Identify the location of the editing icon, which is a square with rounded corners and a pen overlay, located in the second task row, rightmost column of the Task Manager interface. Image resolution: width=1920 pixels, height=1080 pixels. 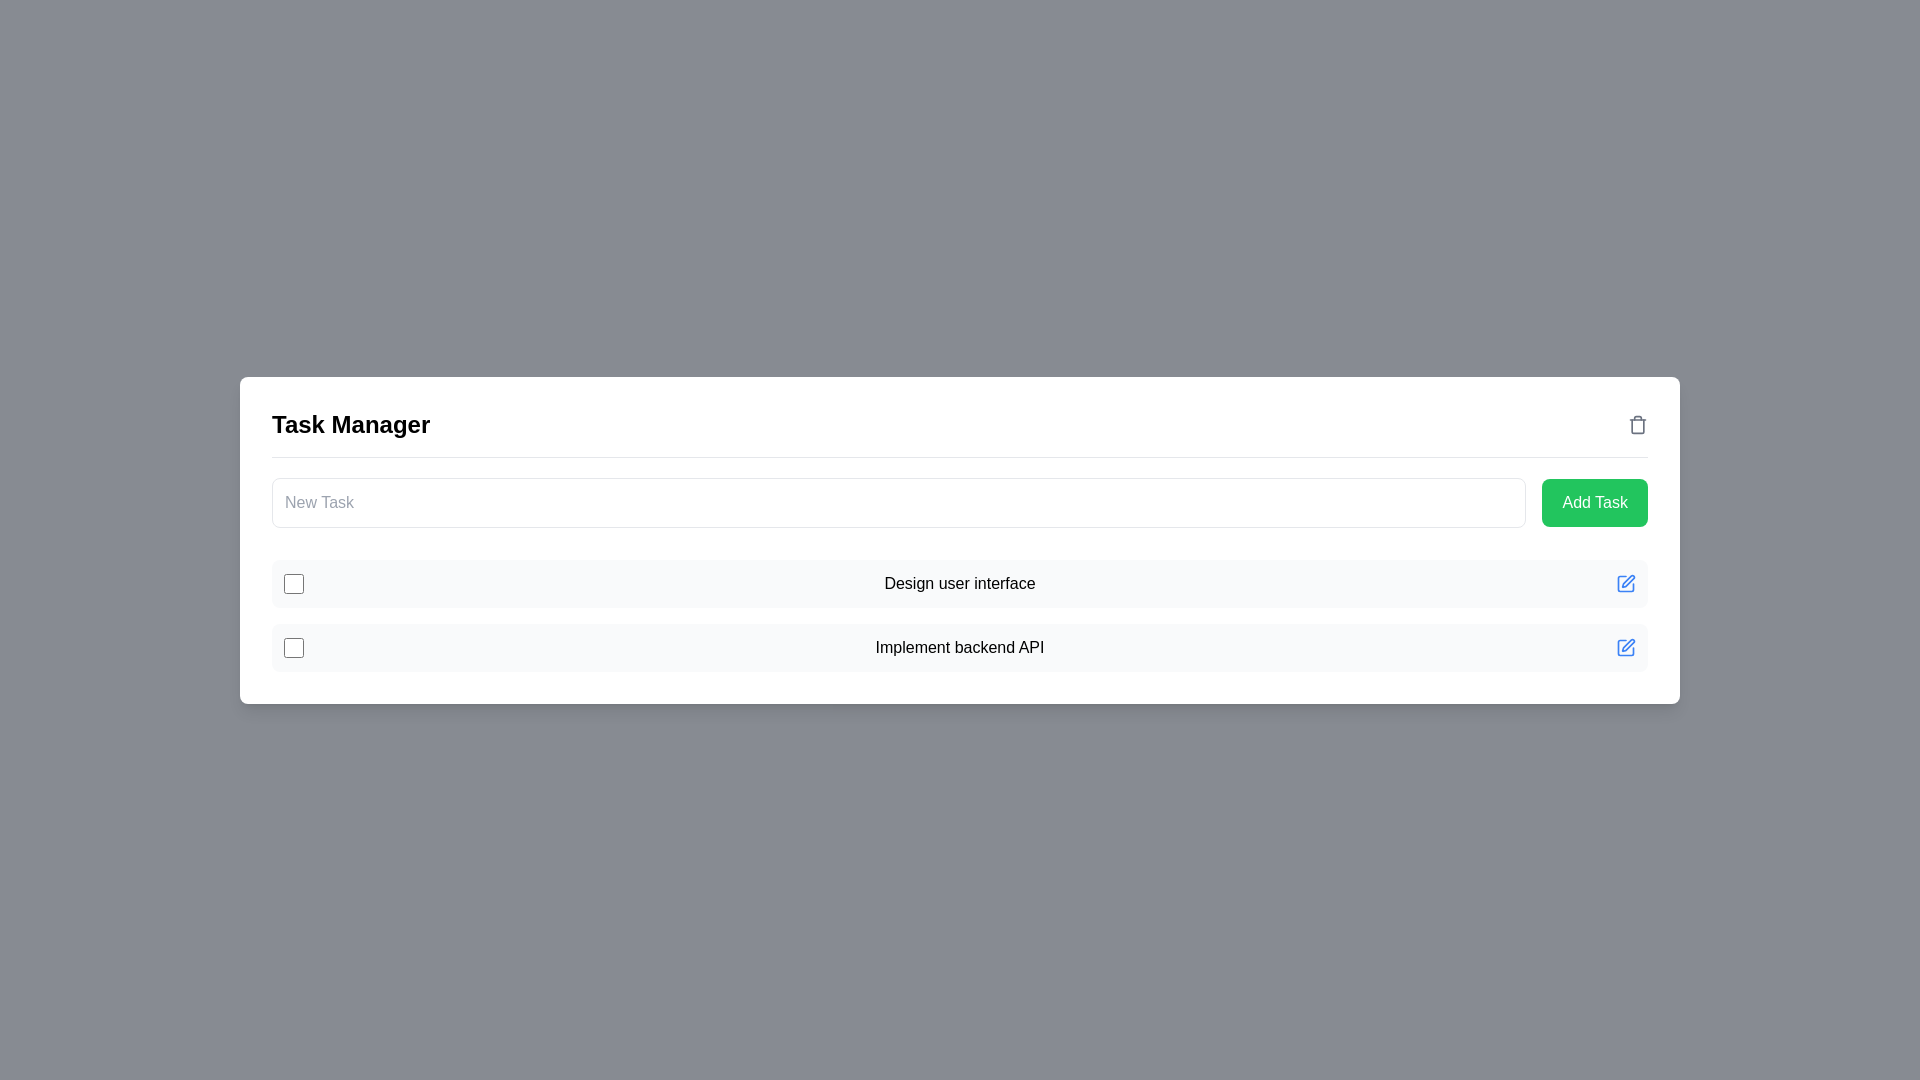
(1626, 582).